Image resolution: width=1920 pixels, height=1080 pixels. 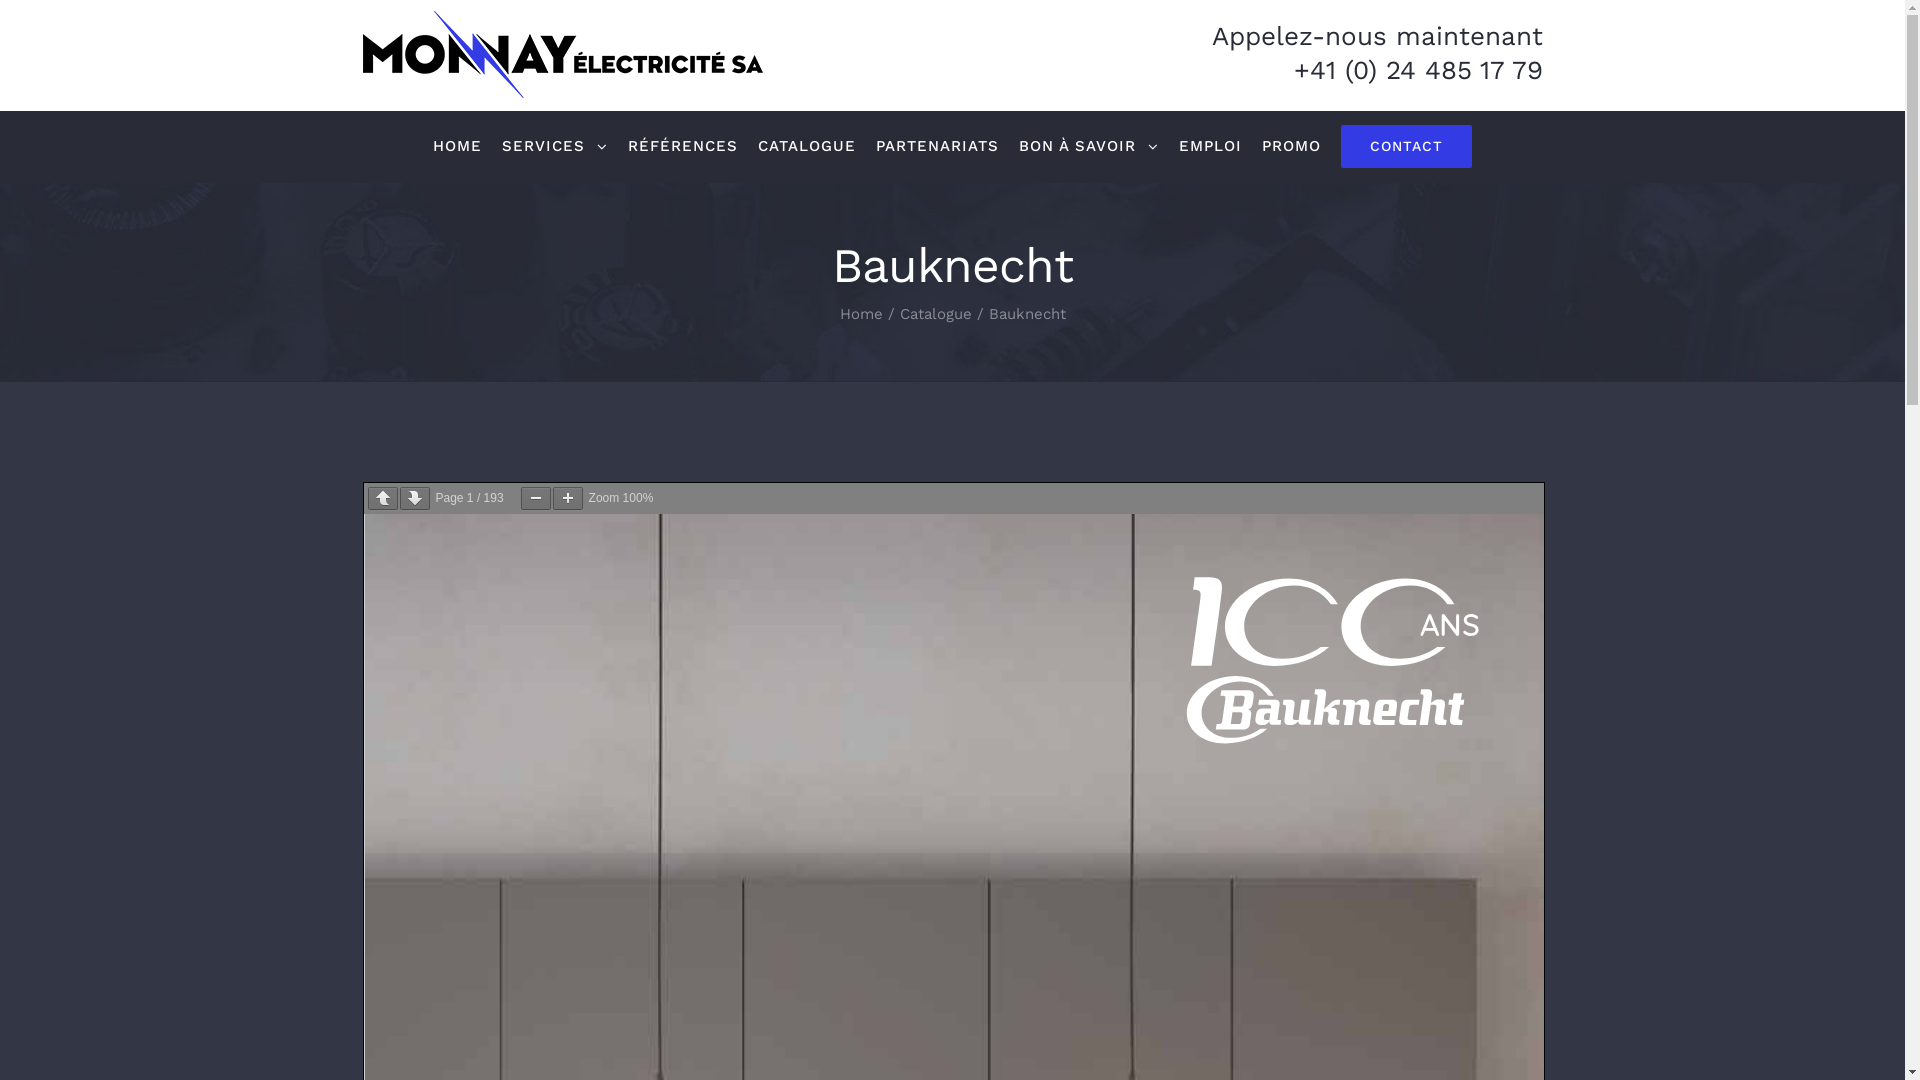 What do you see at coordinates (552, 497) in the screenshot?
I see `'Zoomer'` at bounding box center [552, 497].